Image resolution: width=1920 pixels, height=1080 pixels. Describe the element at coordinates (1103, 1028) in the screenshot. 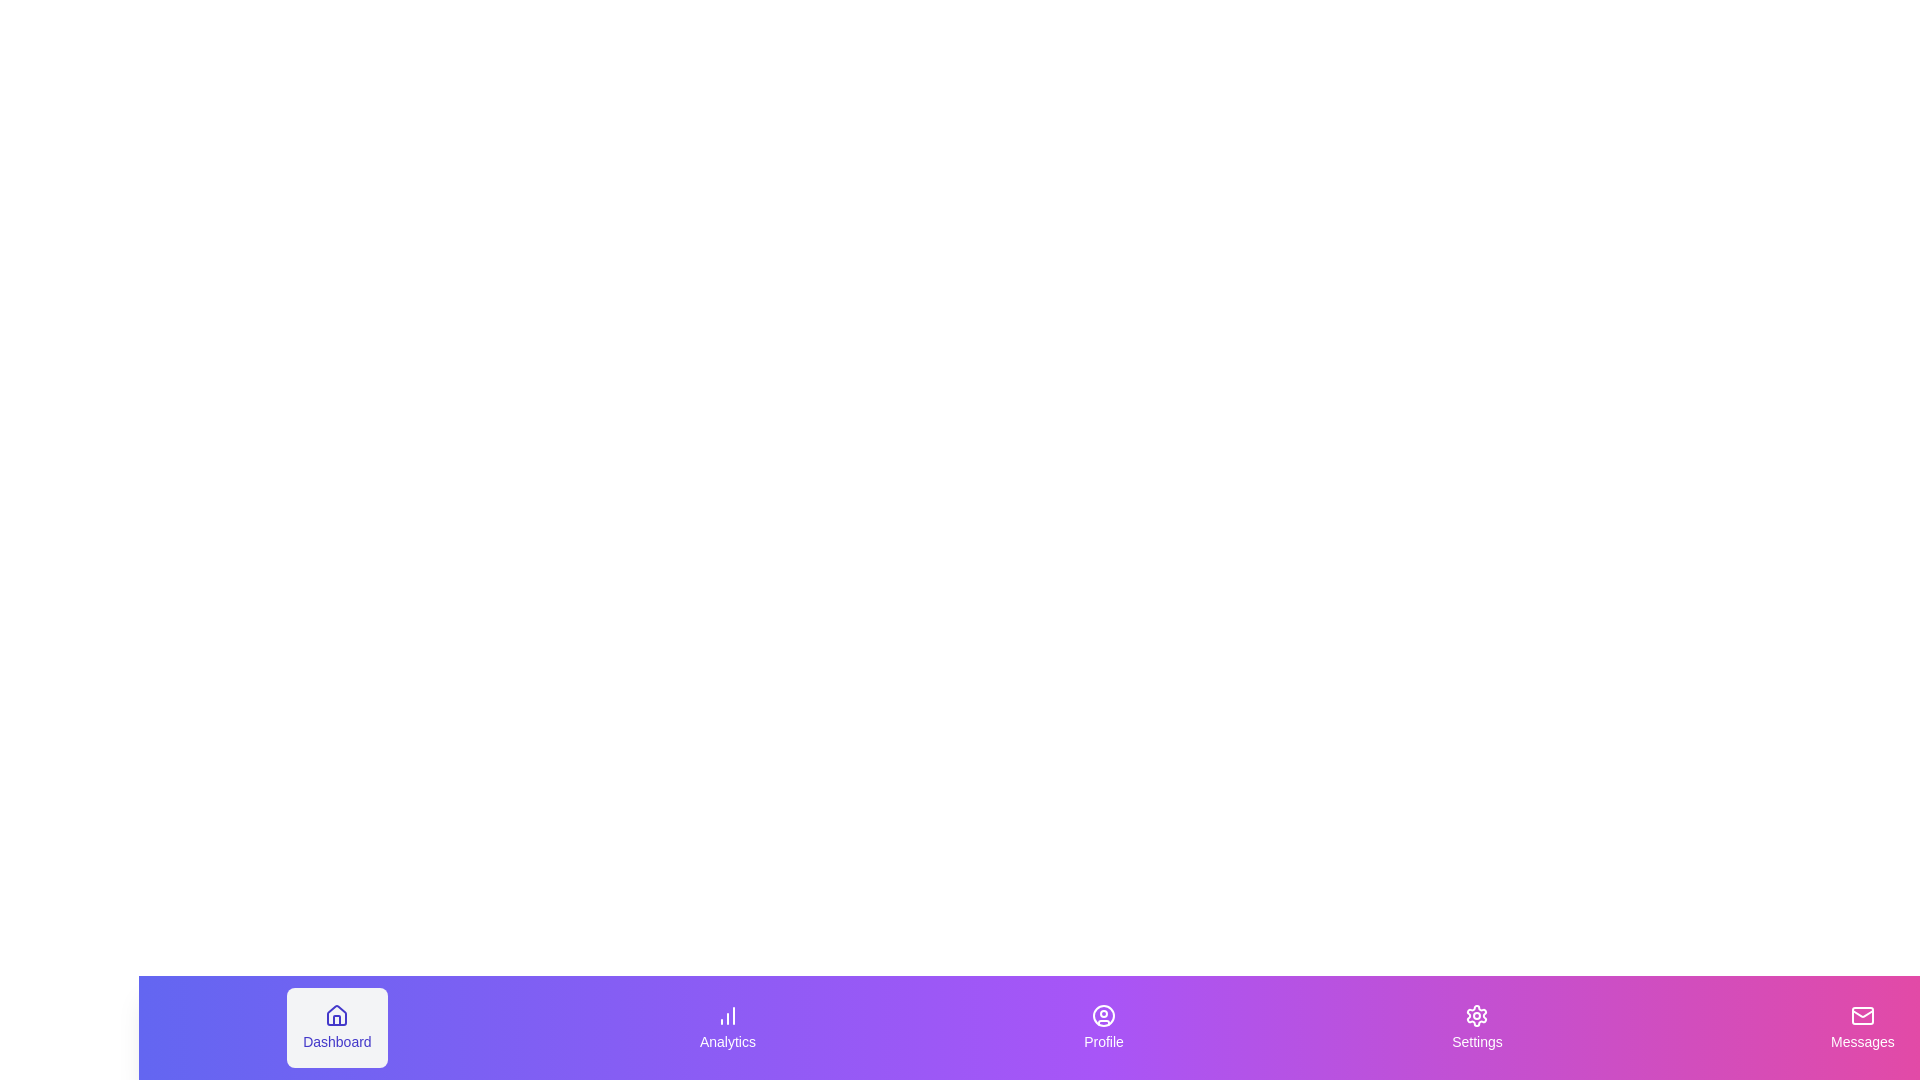

I see `the tab labeled Profile to see its visual feedback` at that location.